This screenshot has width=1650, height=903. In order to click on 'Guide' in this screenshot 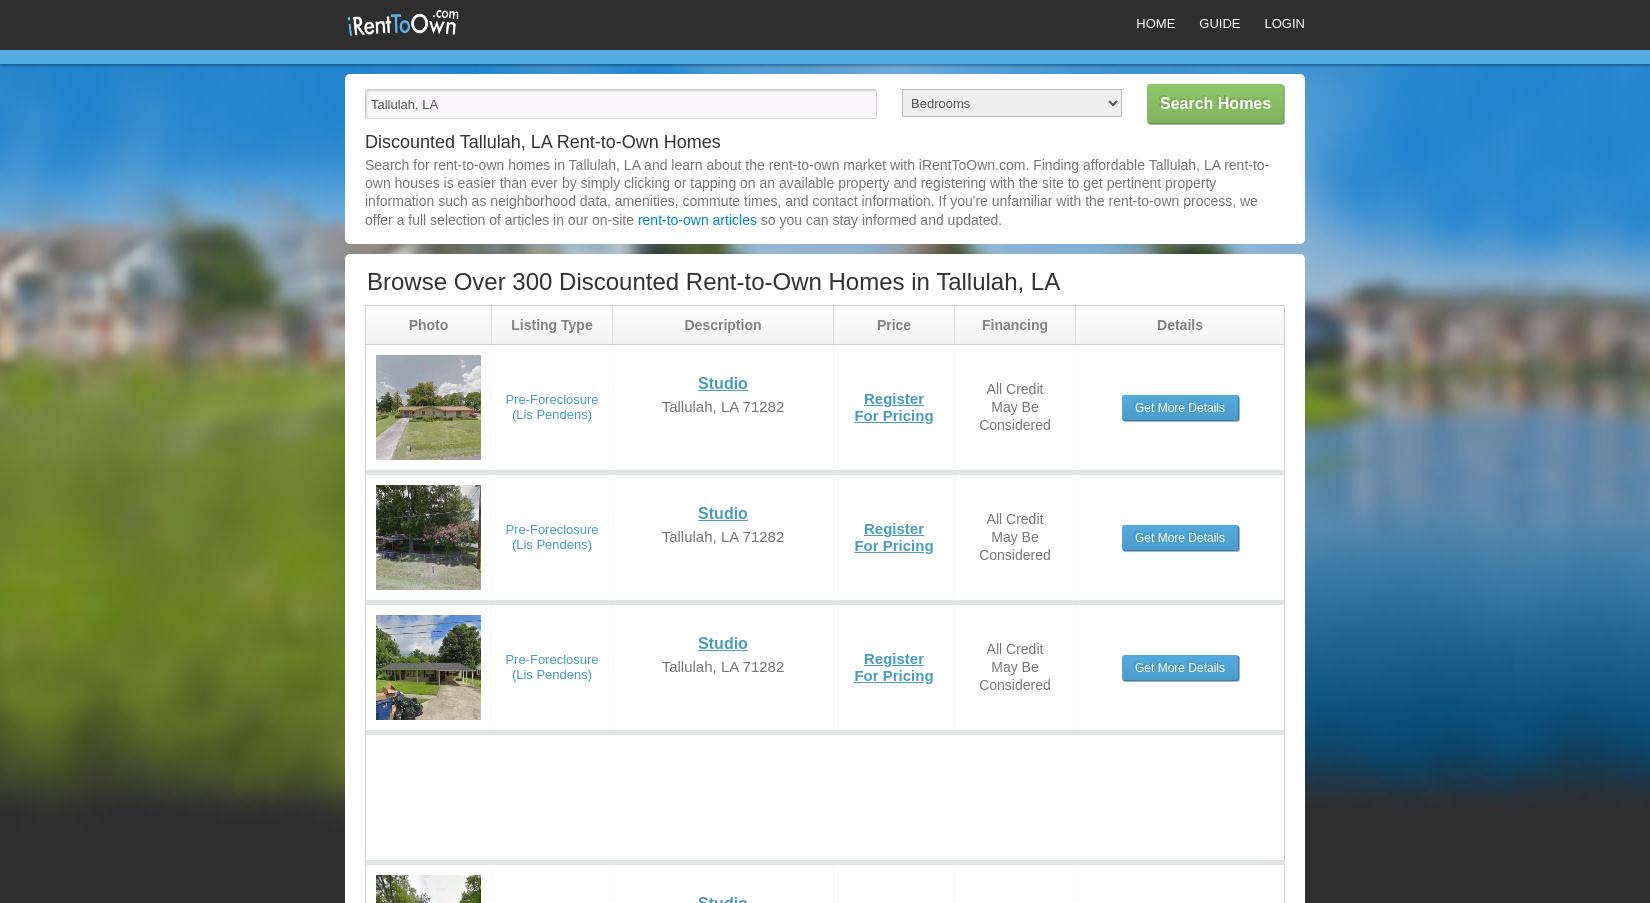, I will do `click(1219, 22)`.